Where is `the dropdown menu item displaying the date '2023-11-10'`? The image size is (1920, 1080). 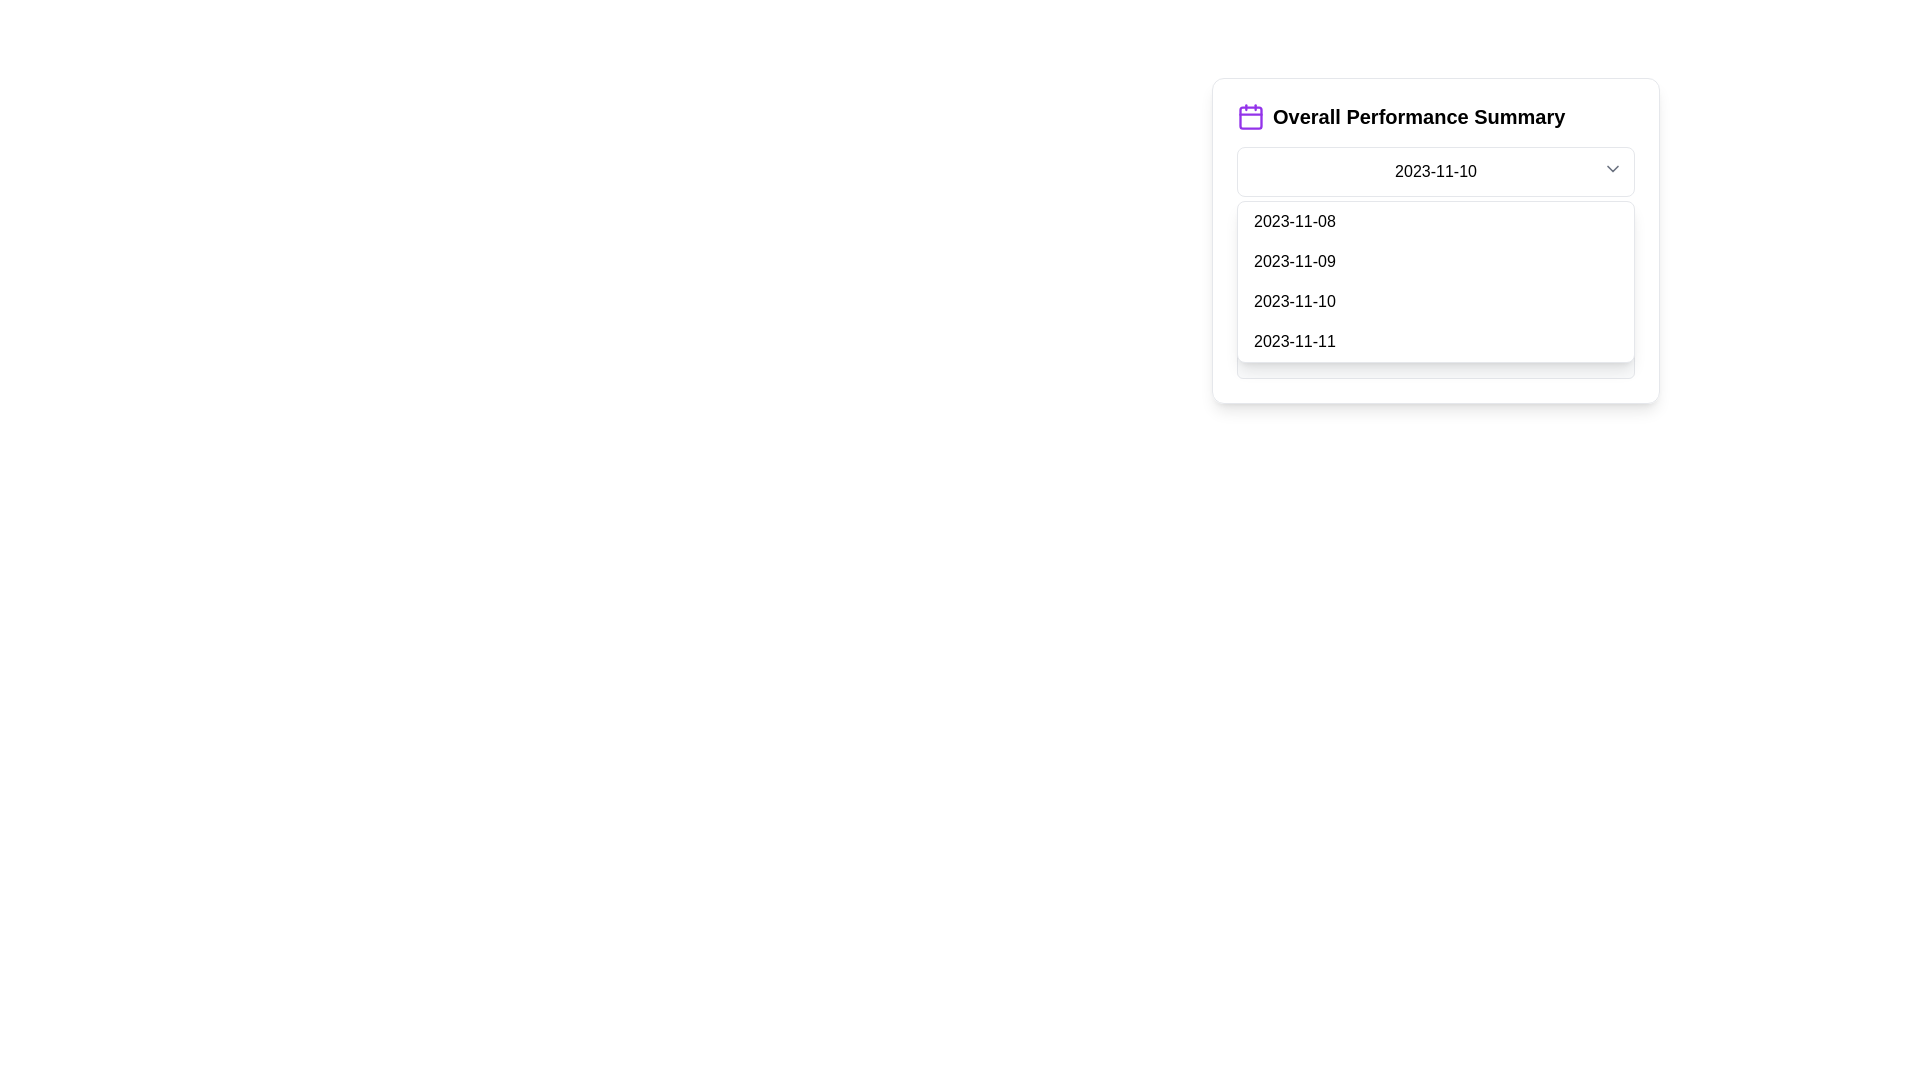 the dropdown menu item displaying the date '2023-11-10' is located at coordinates (1434, 239).